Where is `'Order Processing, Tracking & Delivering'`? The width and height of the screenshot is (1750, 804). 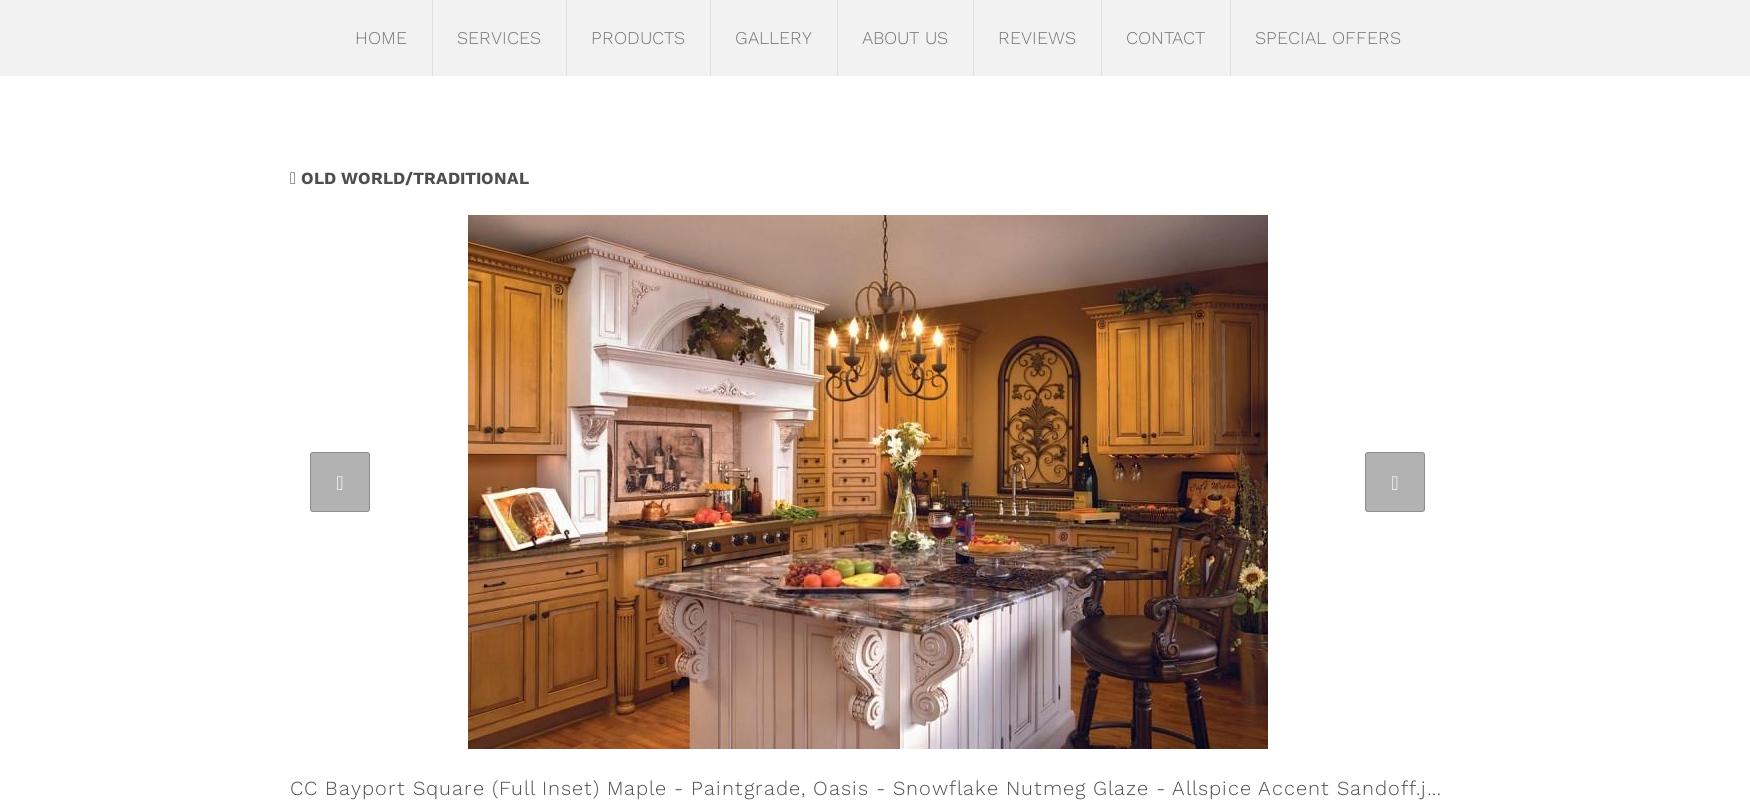
'Order Processing, Tracking & Delivering' is located at coordinates (529, 158).